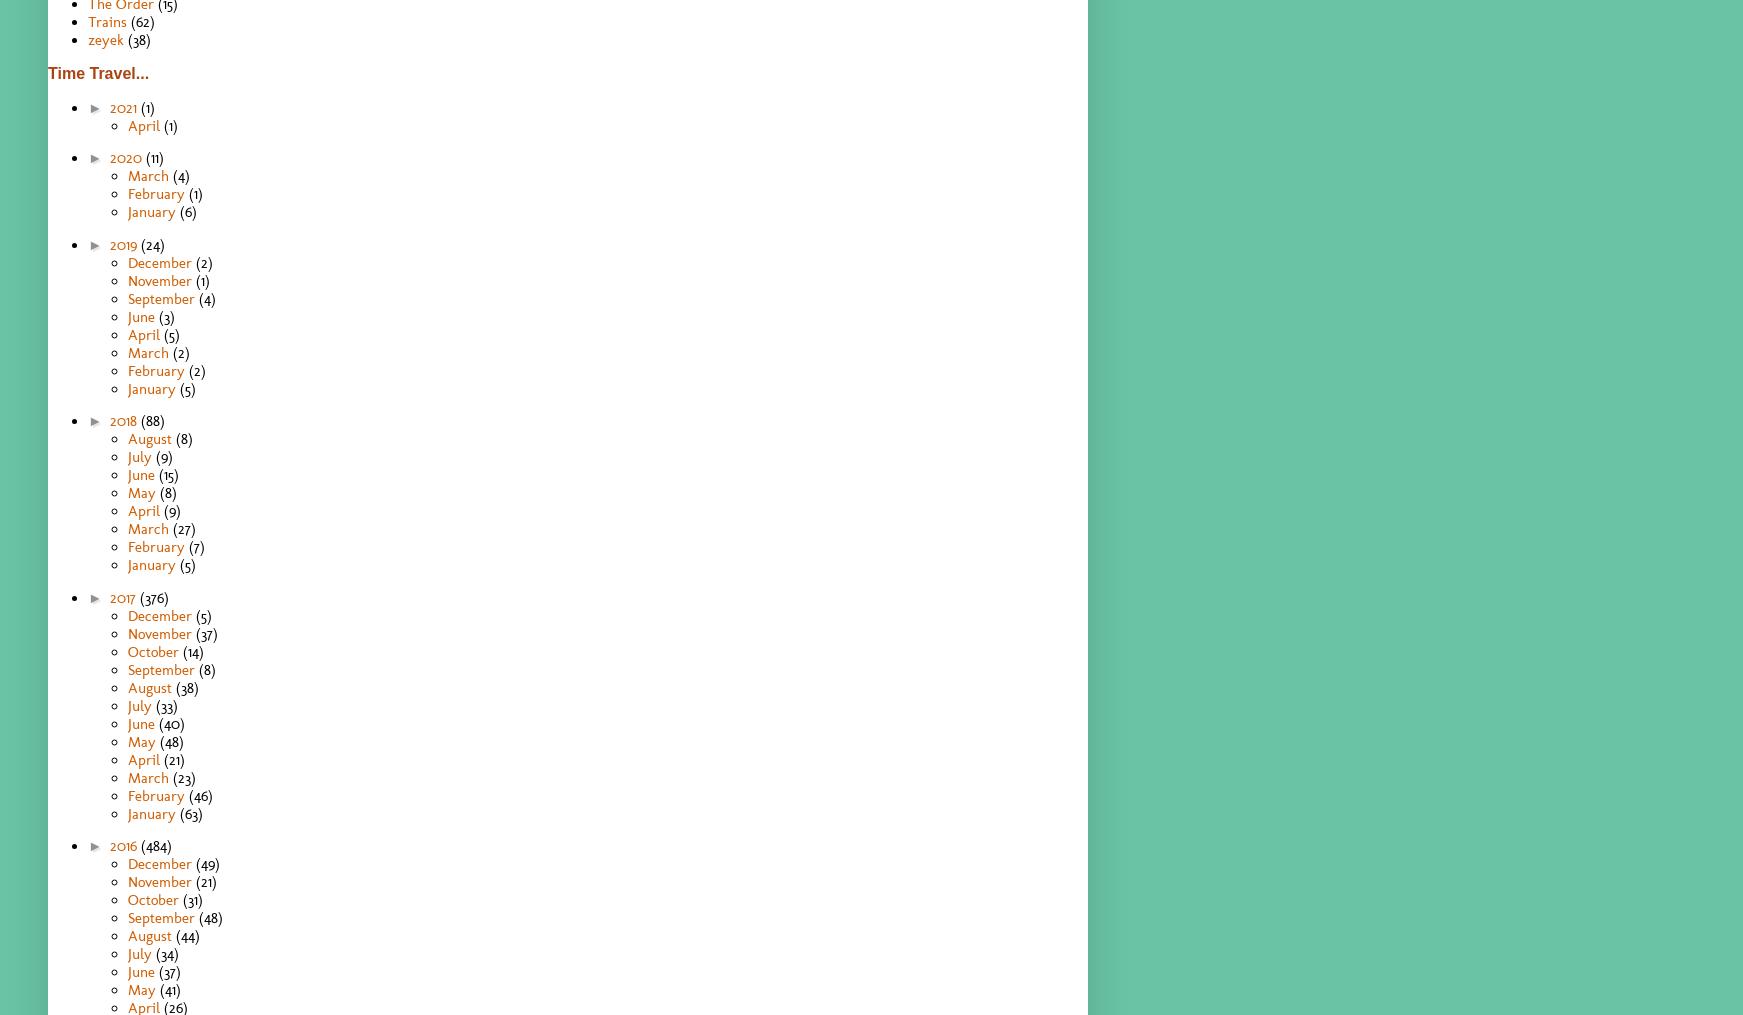  What do you see at coordinates (154, 157) in the screenshot?
I see `'(11)'` at bounding box center [154, 157].